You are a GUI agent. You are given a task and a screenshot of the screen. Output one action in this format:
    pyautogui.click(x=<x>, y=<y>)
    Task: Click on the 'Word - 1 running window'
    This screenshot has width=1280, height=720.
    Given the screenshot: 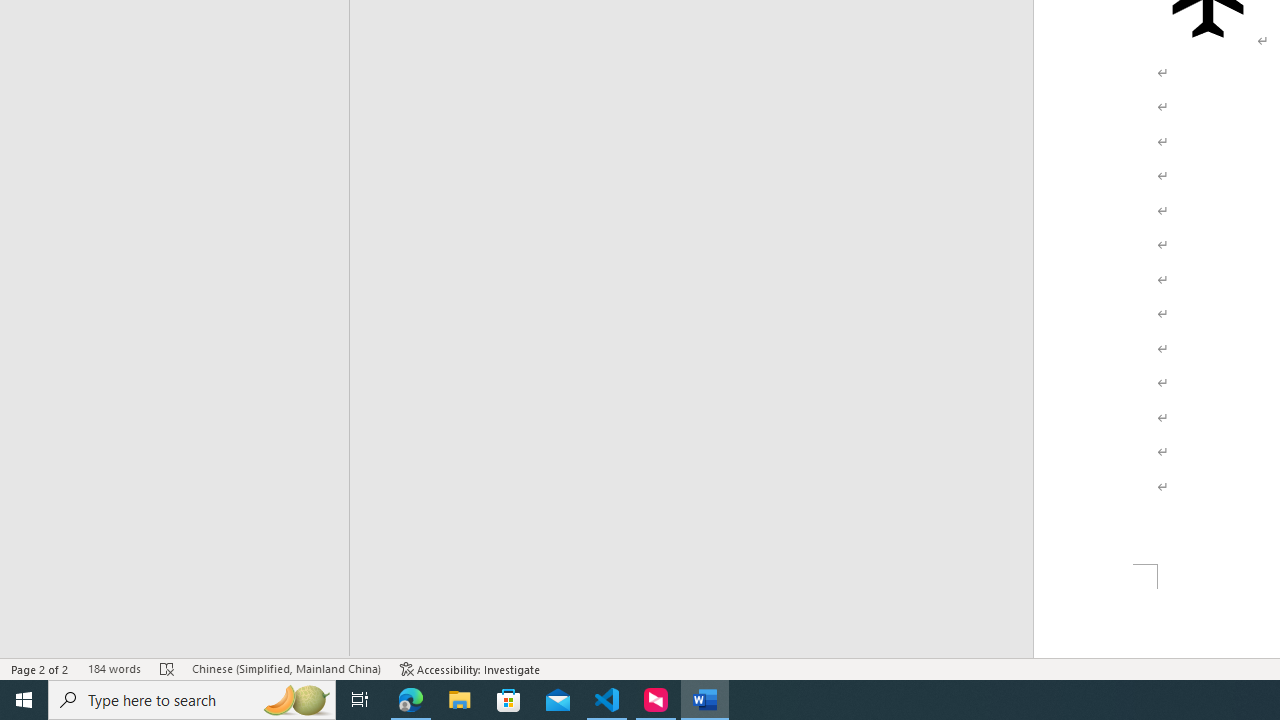 What is the action you would take?
    pyautogui.click(x=705, y=698)
    